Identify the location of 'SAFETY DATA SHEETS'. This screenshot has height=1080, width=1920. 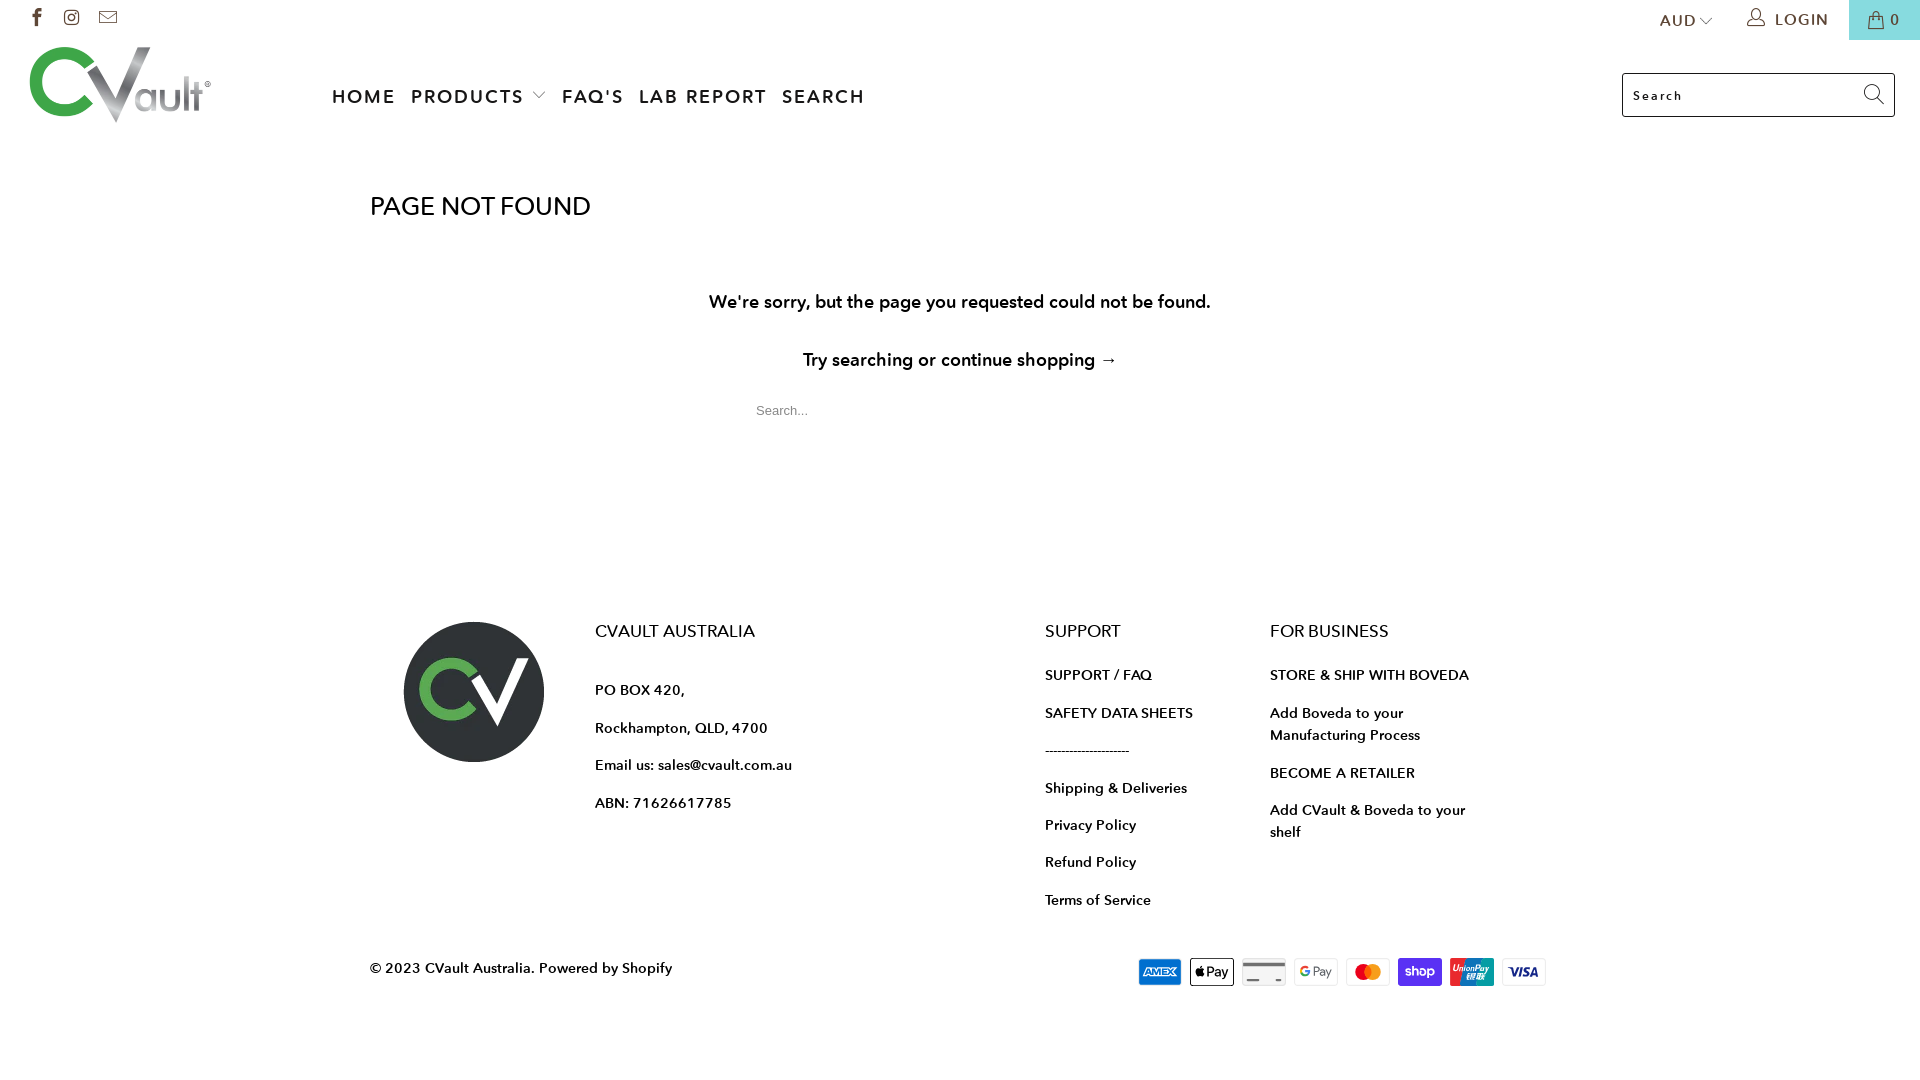
(1044, 712).